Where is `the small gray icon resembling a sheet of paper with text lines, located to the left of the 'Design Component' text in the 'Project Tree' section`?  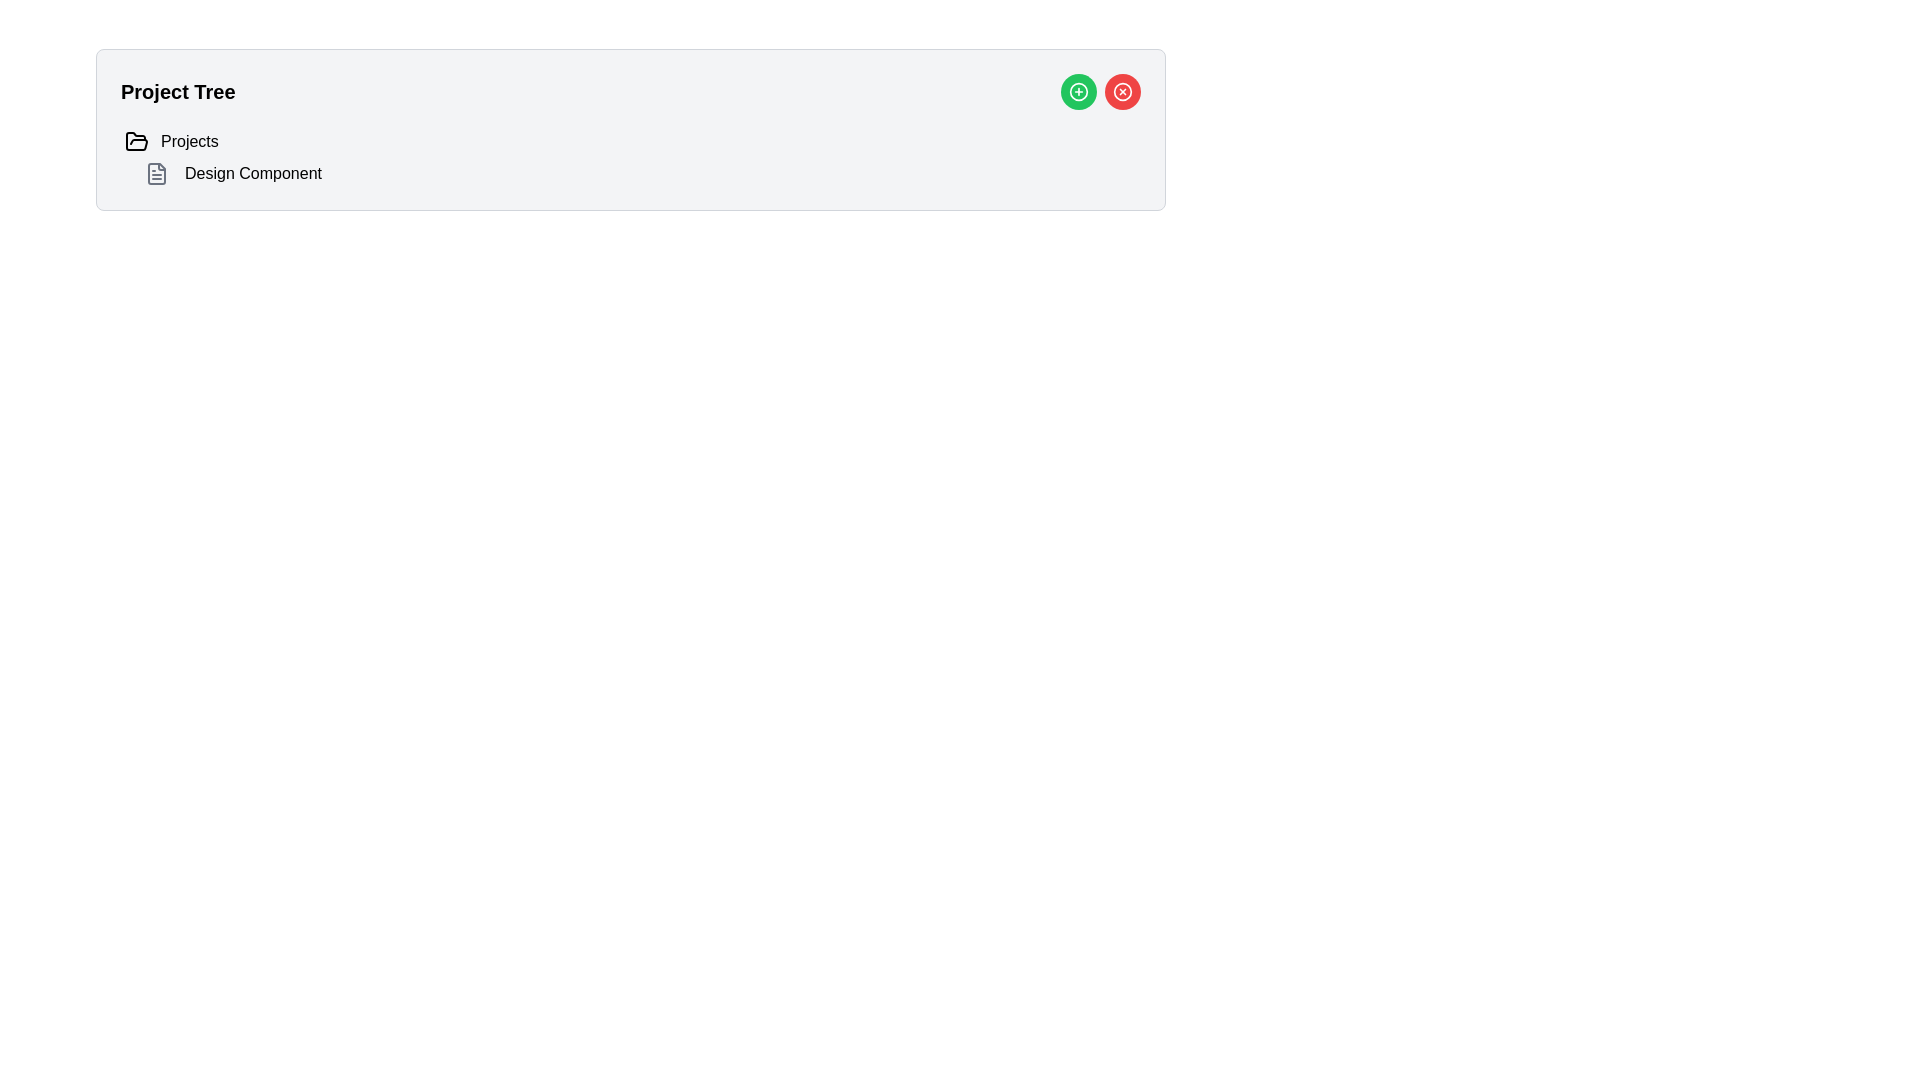
the small gray icon resembling a sheet of paper with text lines, located to the left of the 'Design Component' text in the 'Project Tree' section is located at coordinates (156, 172).